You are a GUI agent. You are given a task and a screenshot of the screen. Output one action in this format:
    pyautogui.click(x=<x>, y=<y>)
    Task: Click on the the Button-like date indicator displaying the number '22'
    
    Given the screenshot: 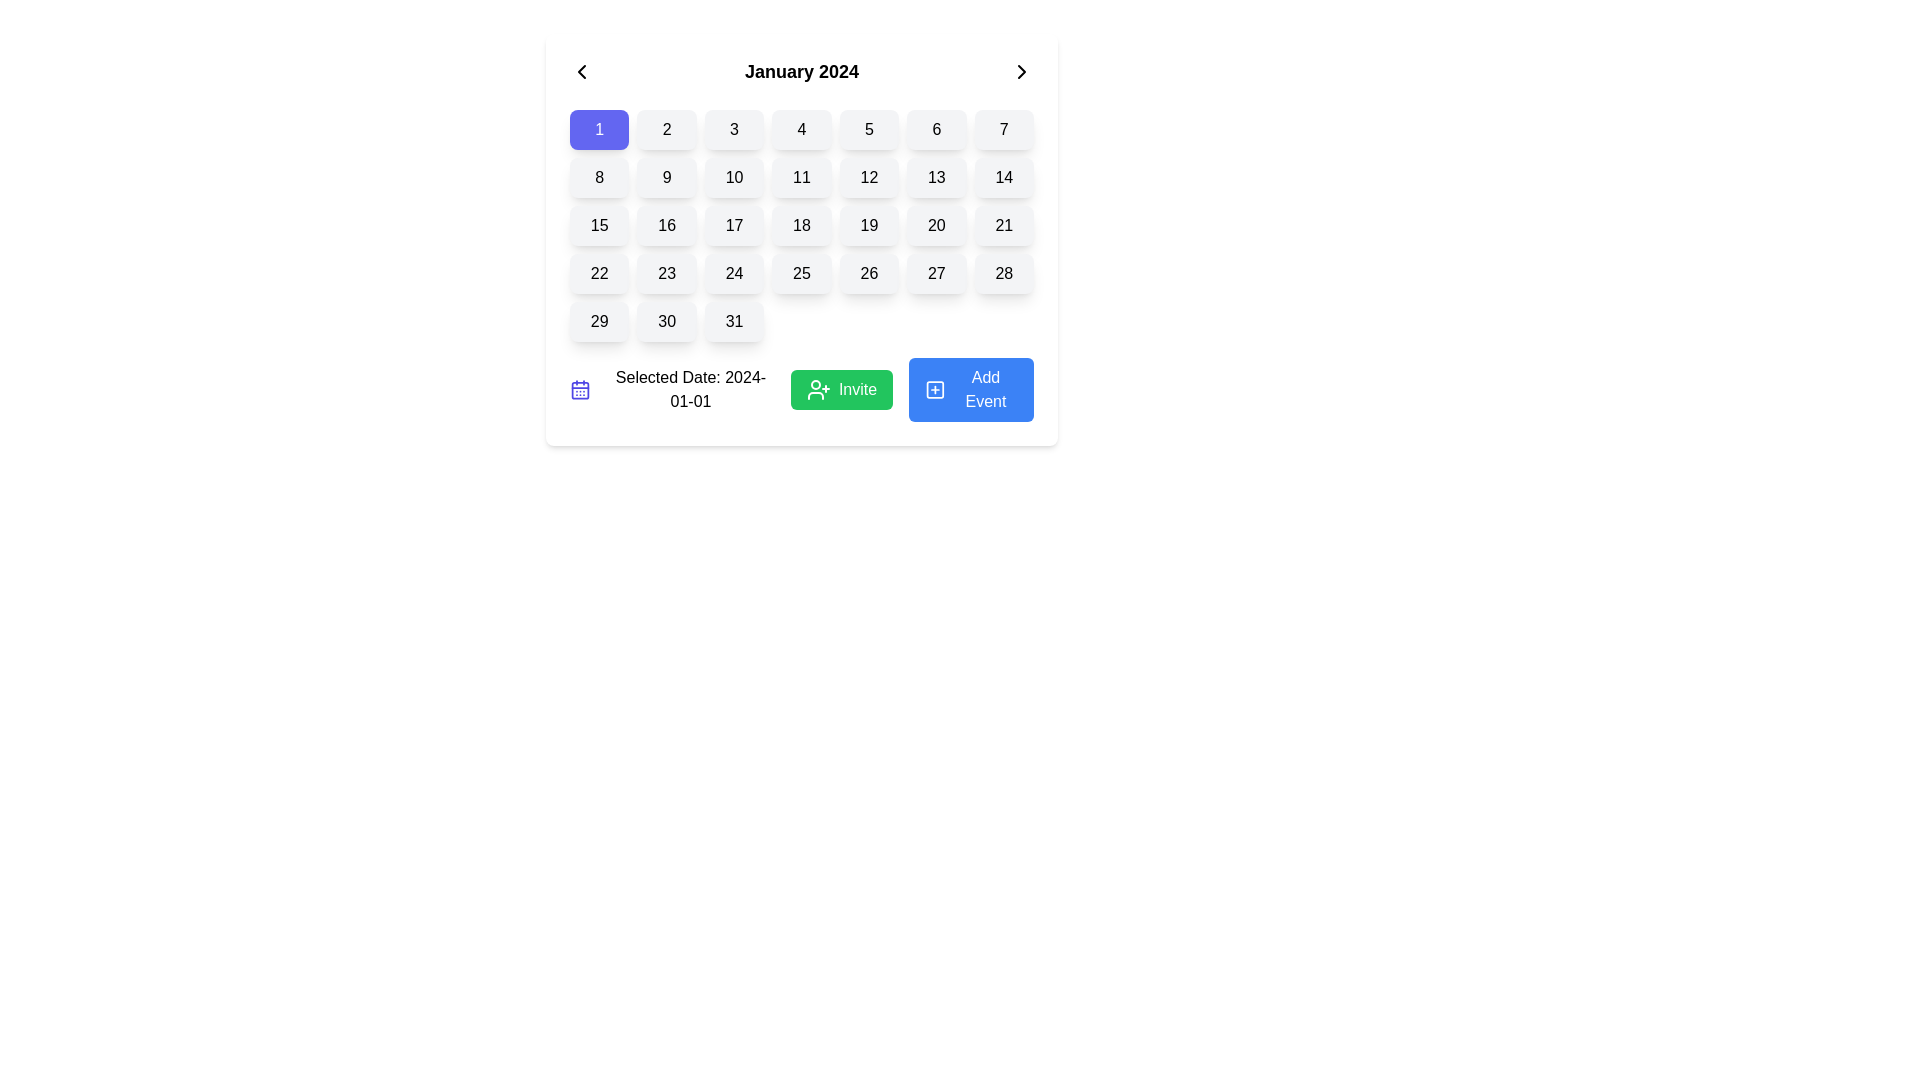 What is the action you would take?
    pyautogui.click(x=598, y=273)
    